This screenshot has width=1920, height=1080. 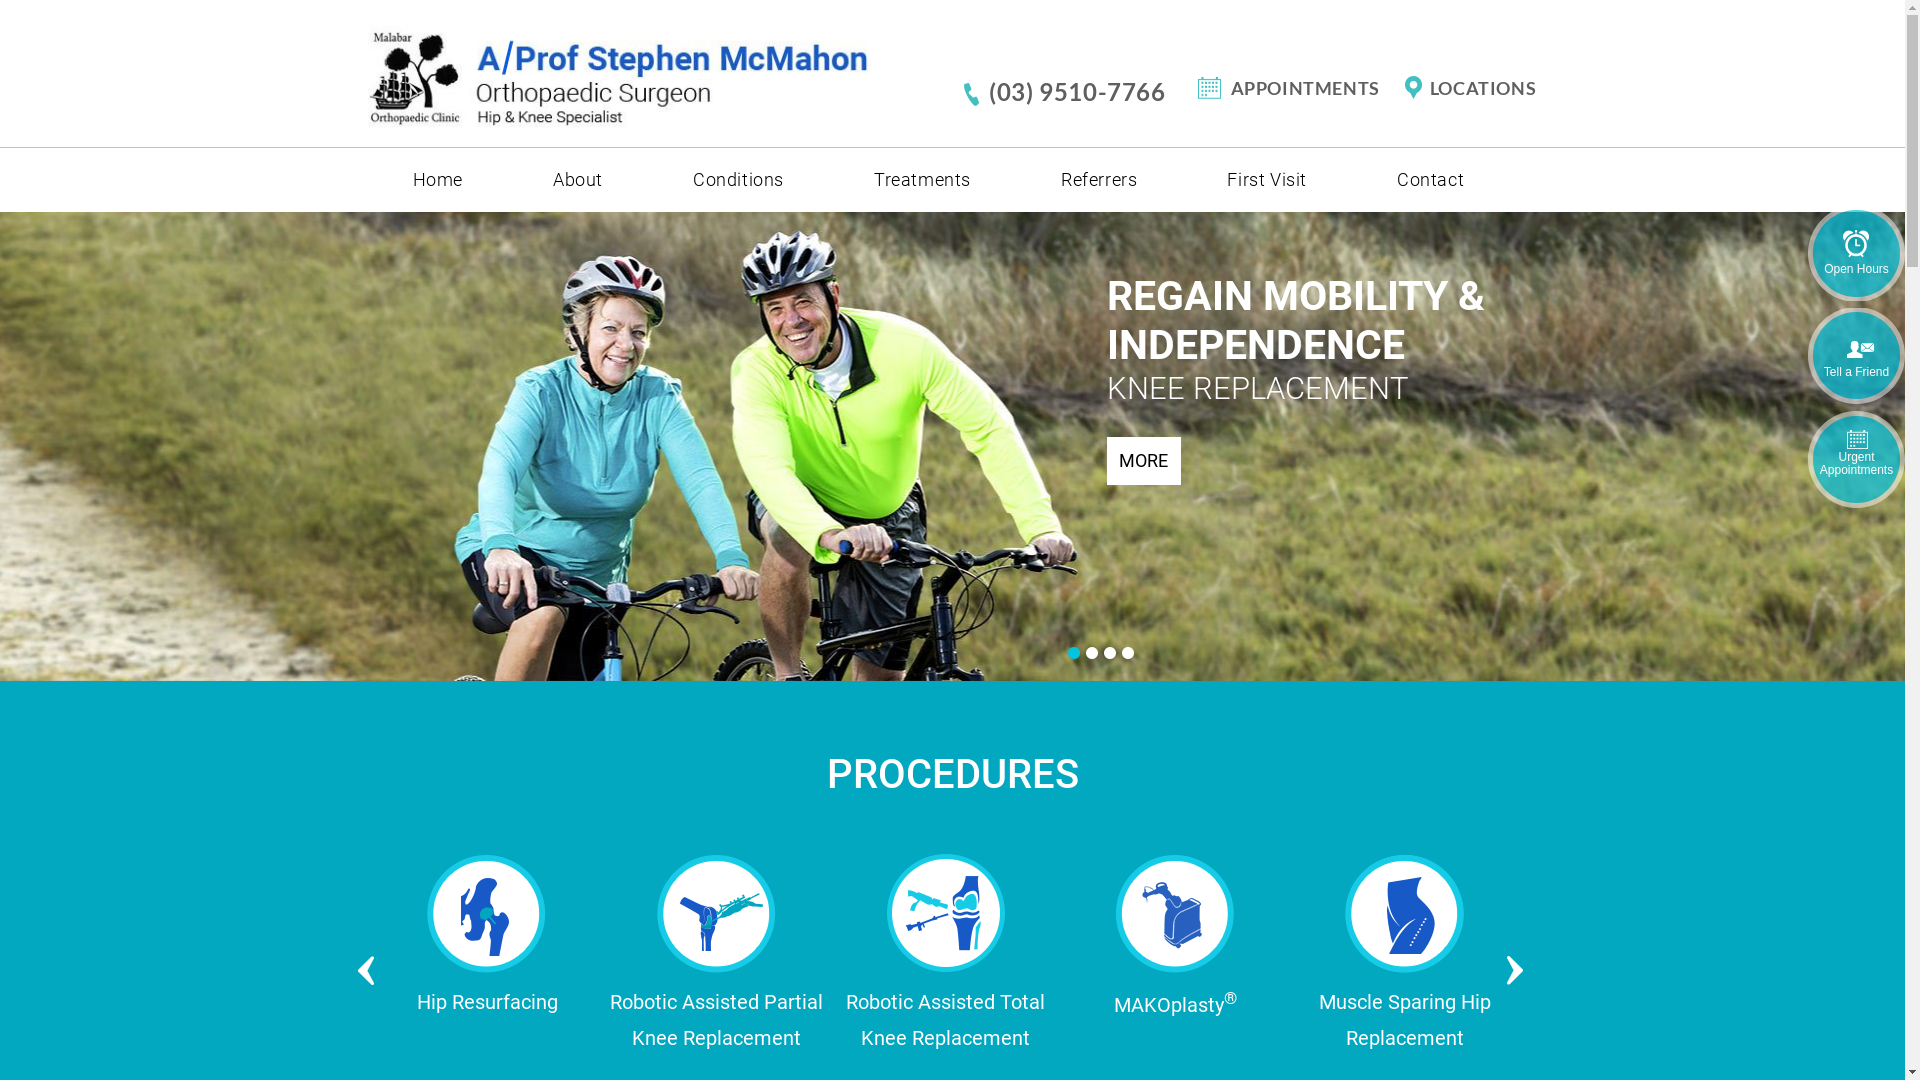 I want to click on 'Referrers', so click(x=1098, y=180).